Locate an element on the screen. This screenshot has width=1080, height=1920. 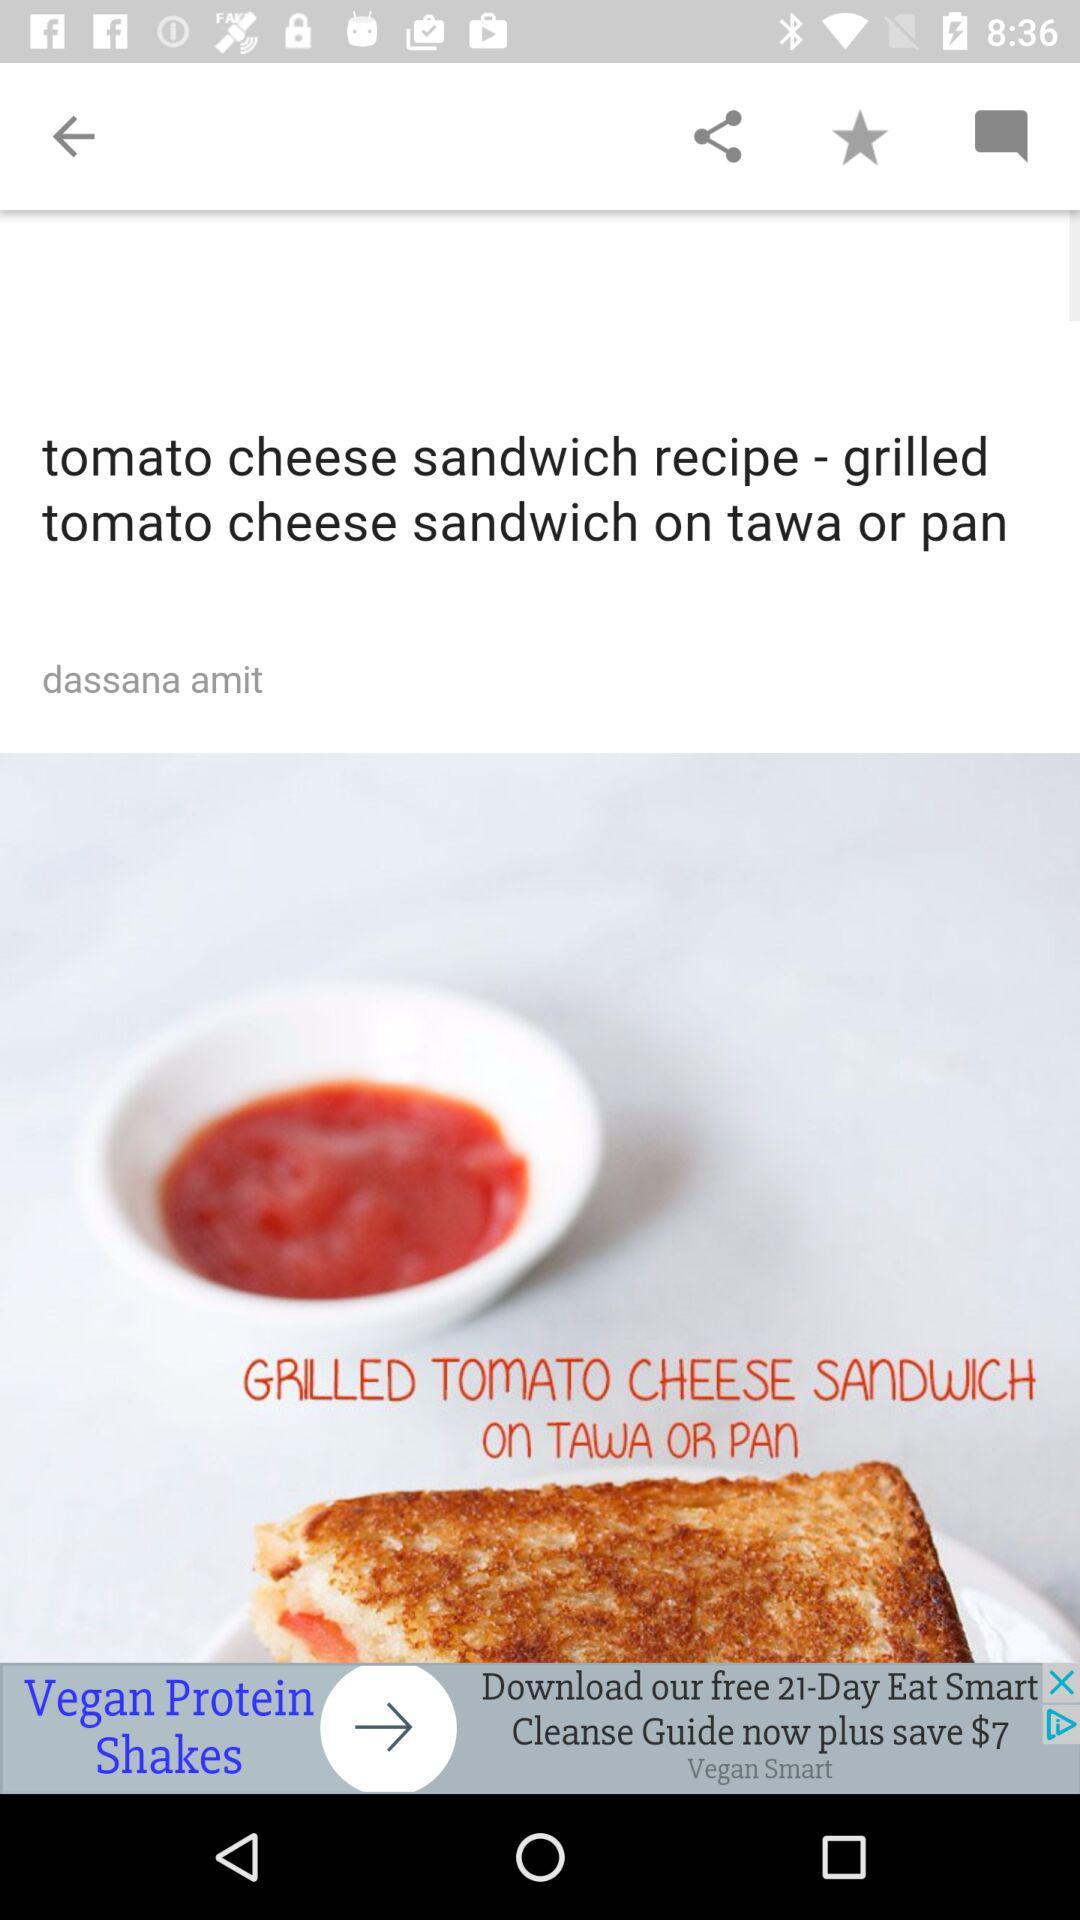
send to message is located at coordinates (1000, 135).